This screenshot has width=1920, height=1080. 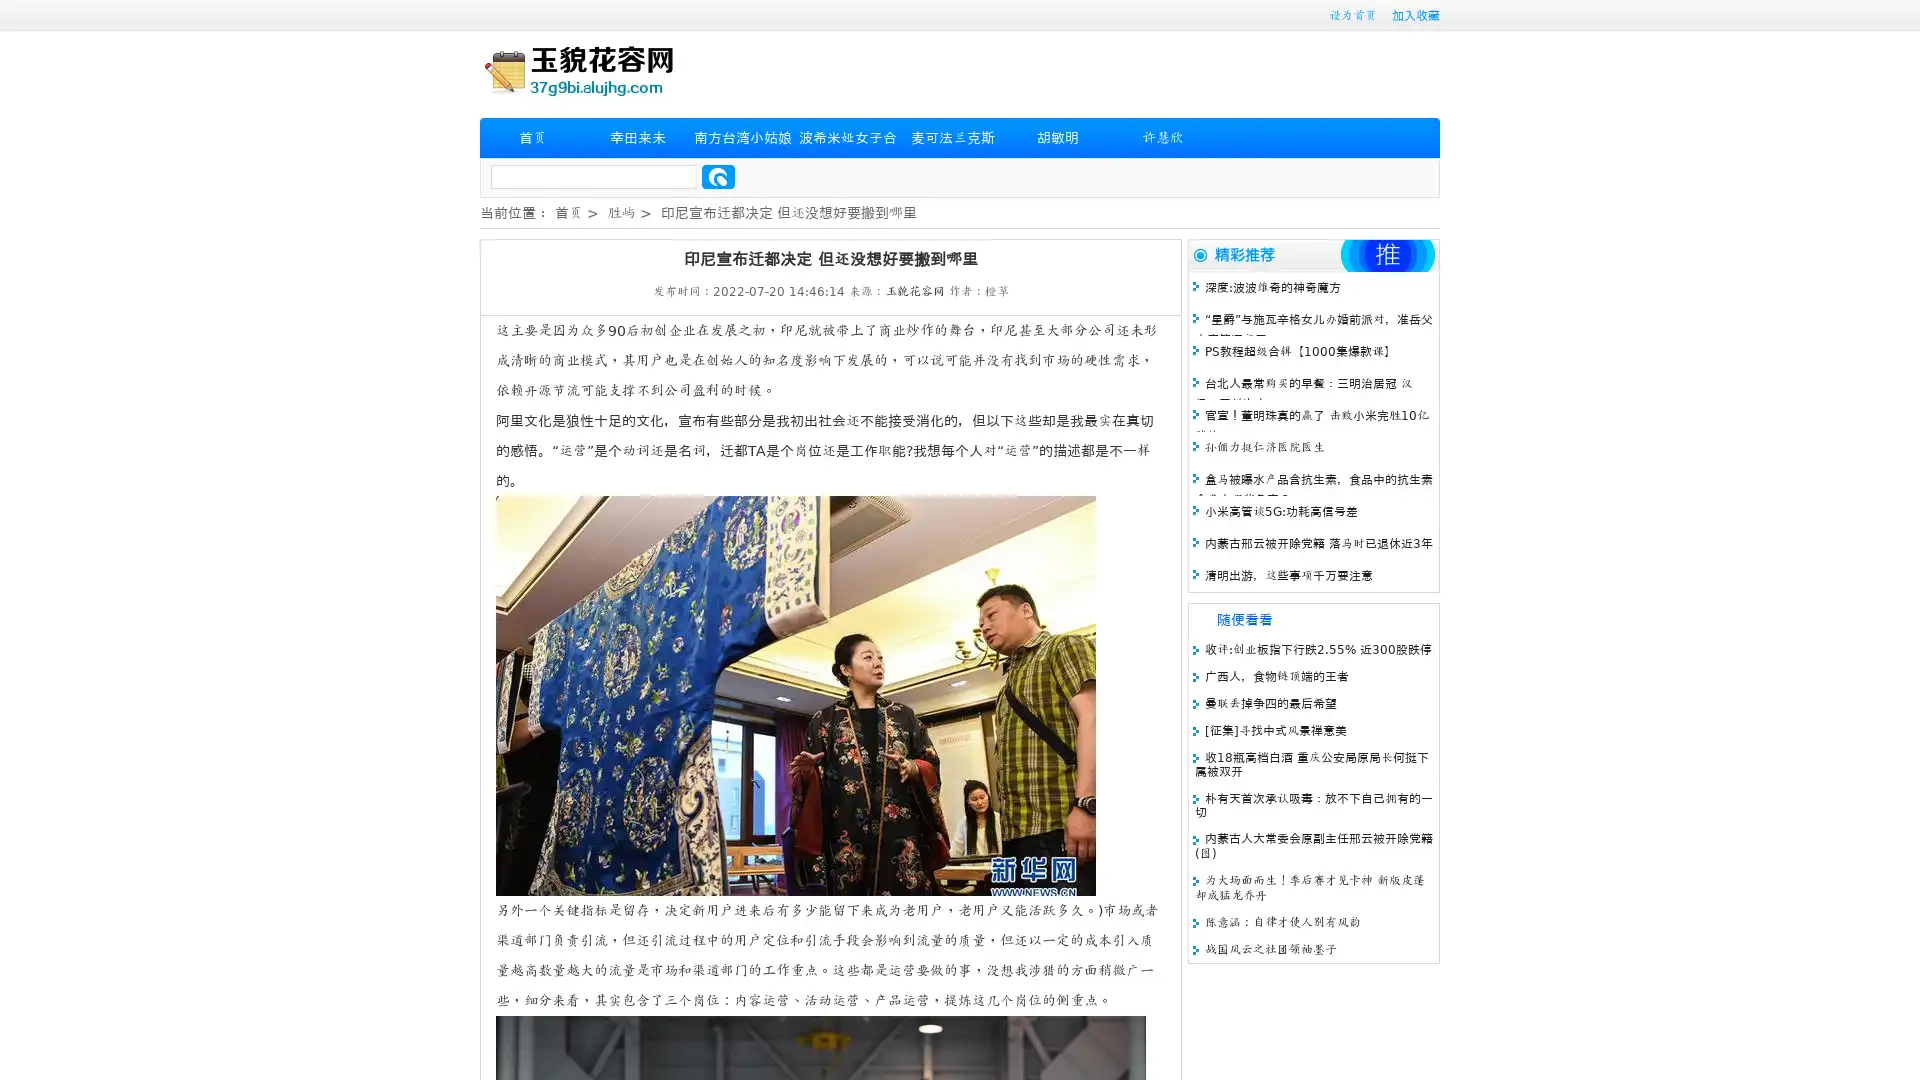 I want to click on Search, so click(x=718, y=176).